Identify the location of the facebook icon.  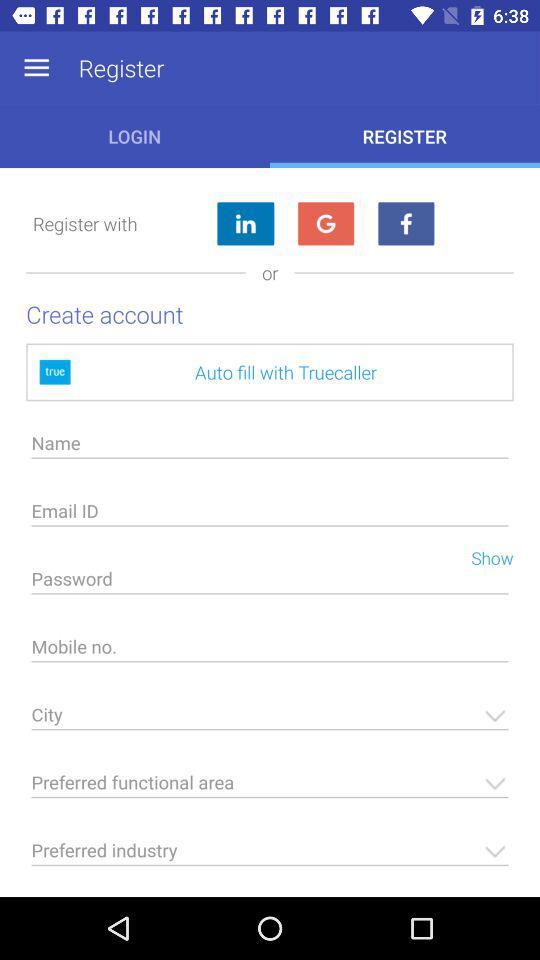
(405, 224).